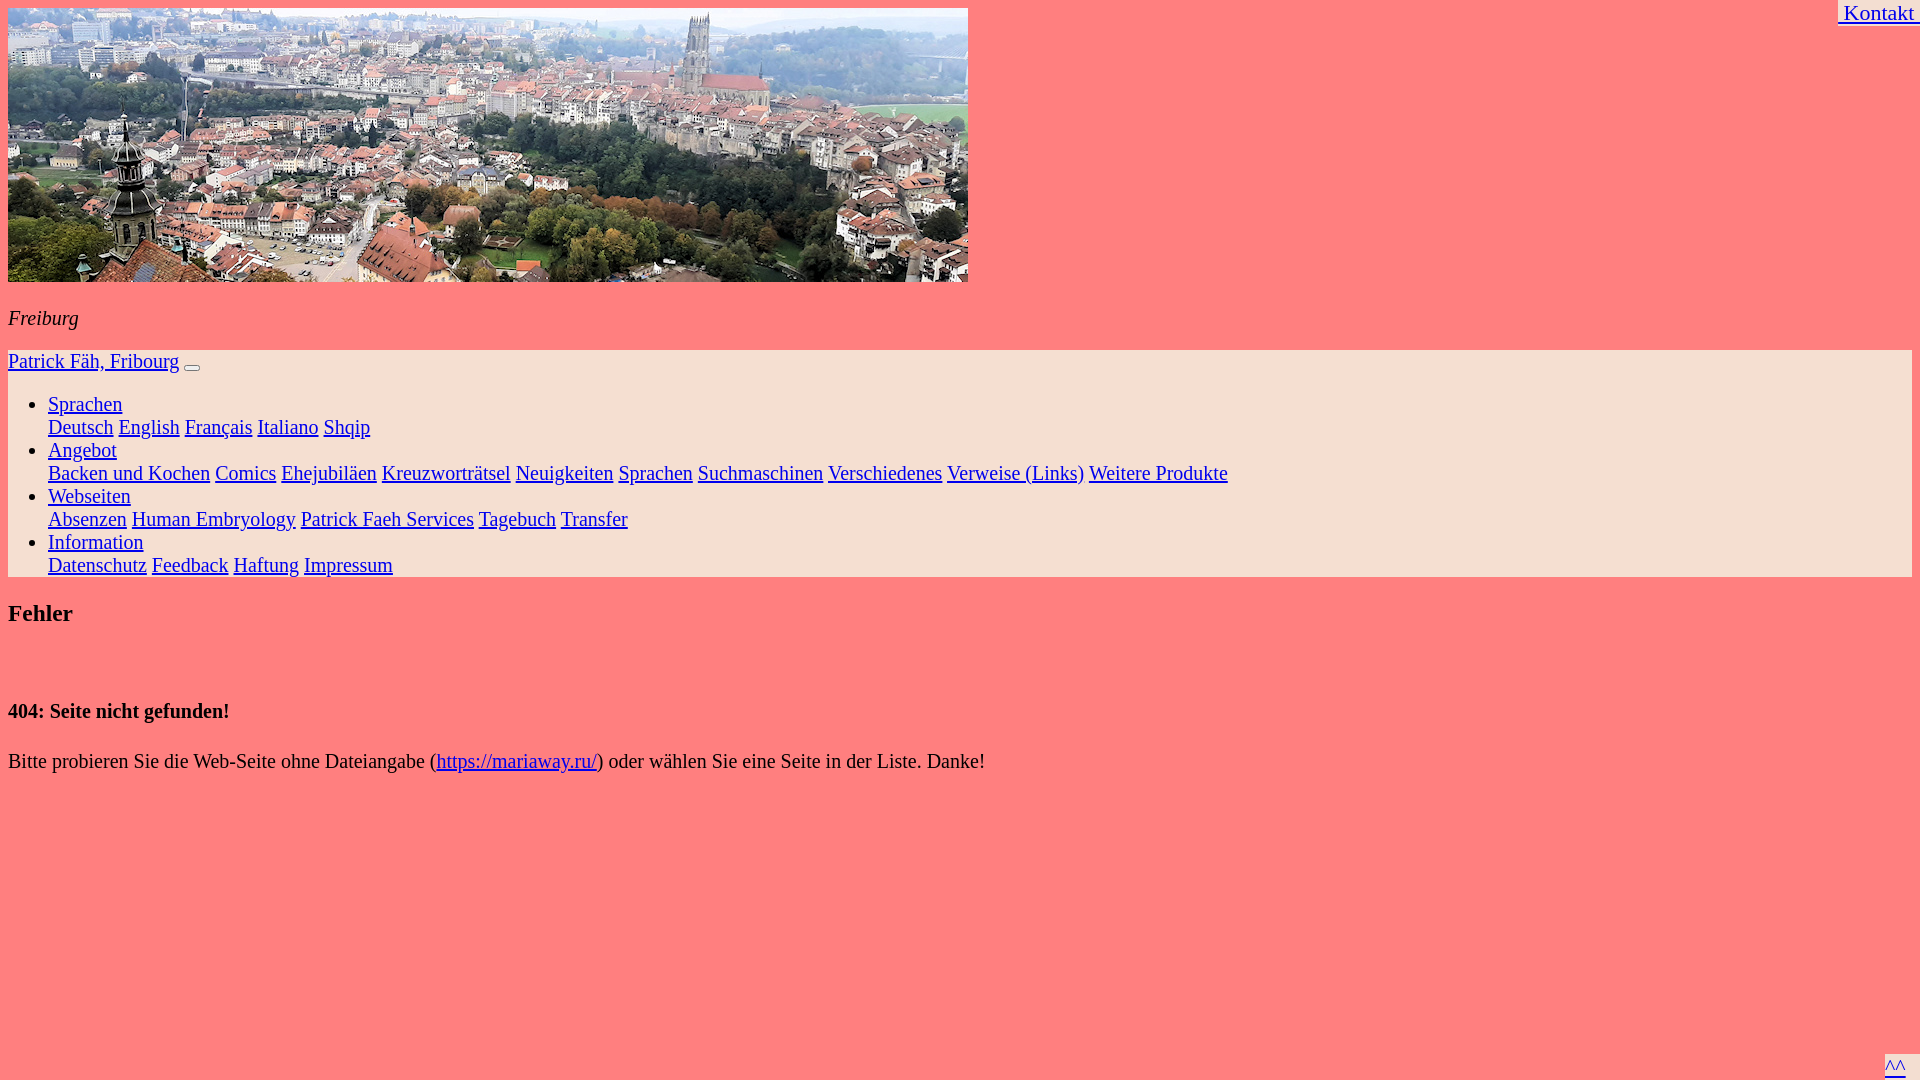 The width and height of the screenshot is (1920, 1080). Describe the element at coordinates (517, 518) in the screenshot. I see `'Tagebuch'` at that location.